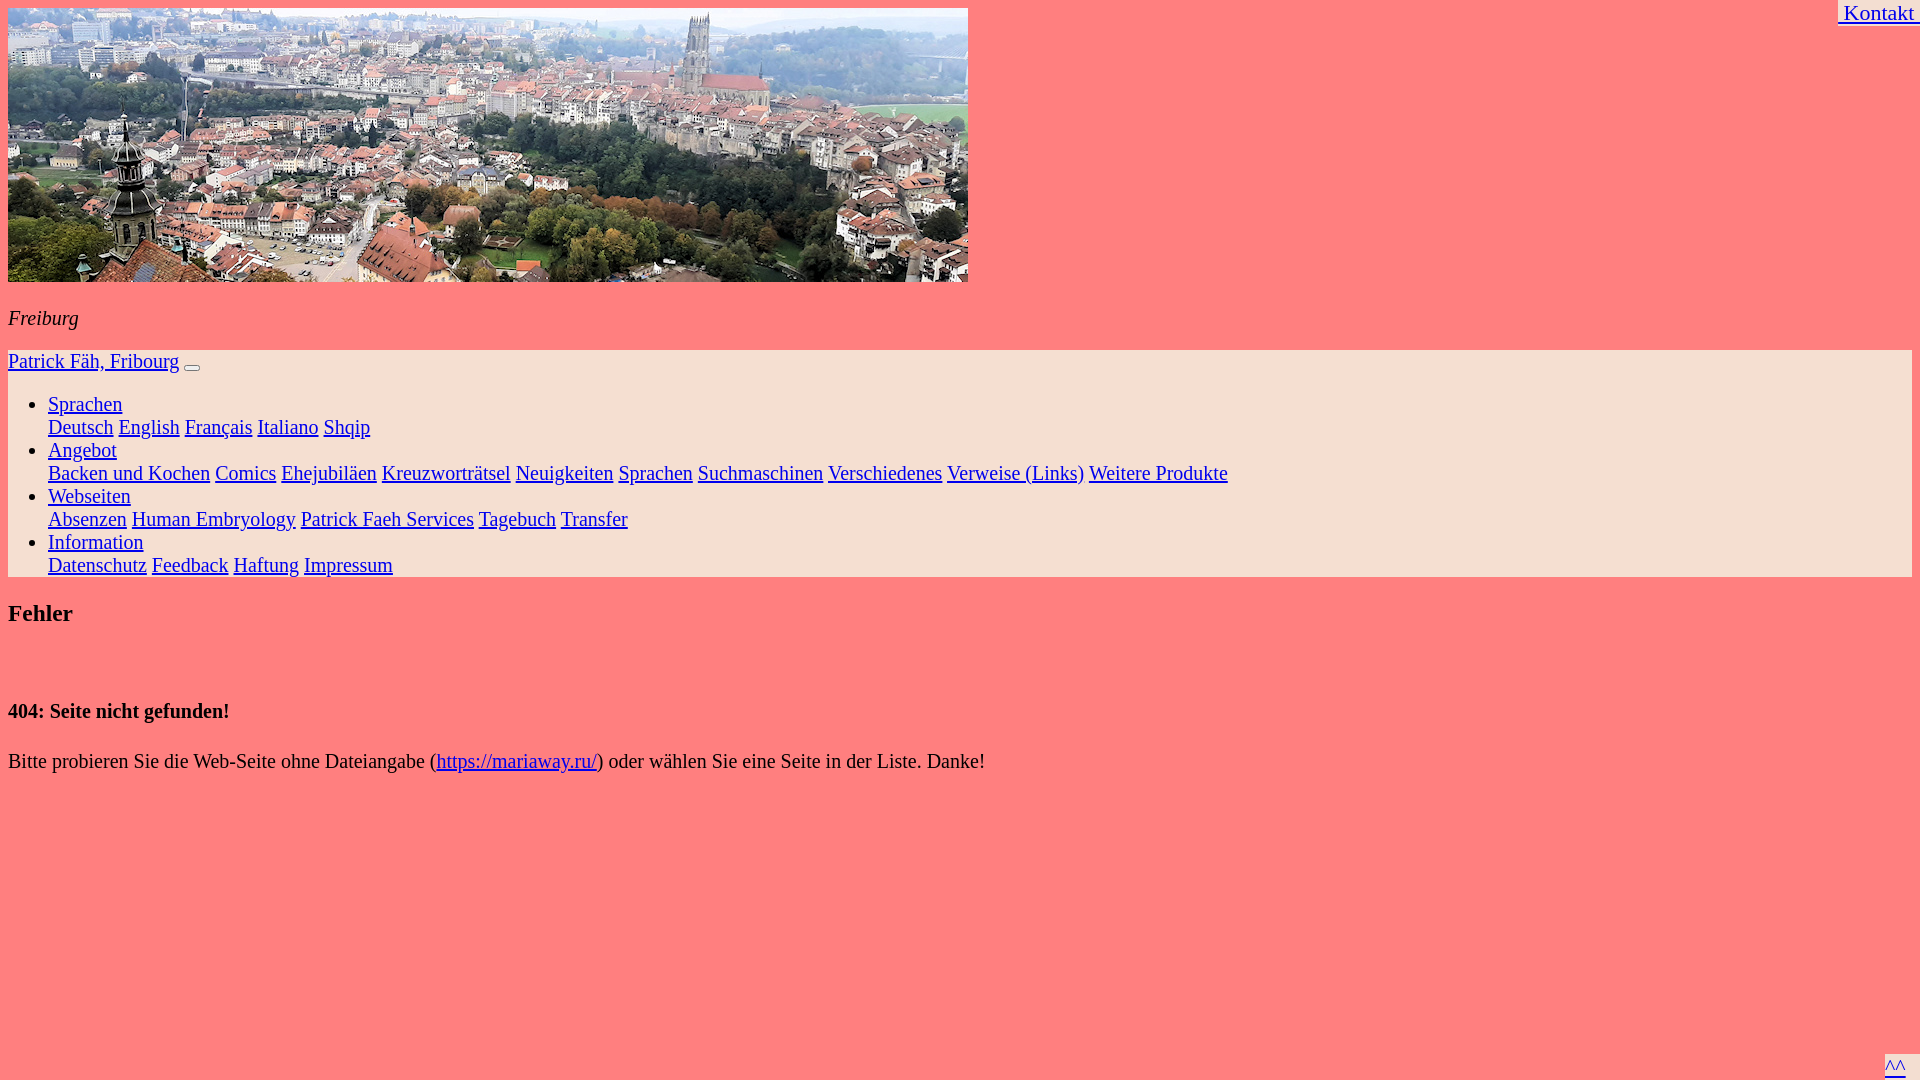 The width and height of the screenshot is (1920, 1080). Describe the element at coordinates (517, 518) in the screenshot. I see `'Tagebuch'` at that location.